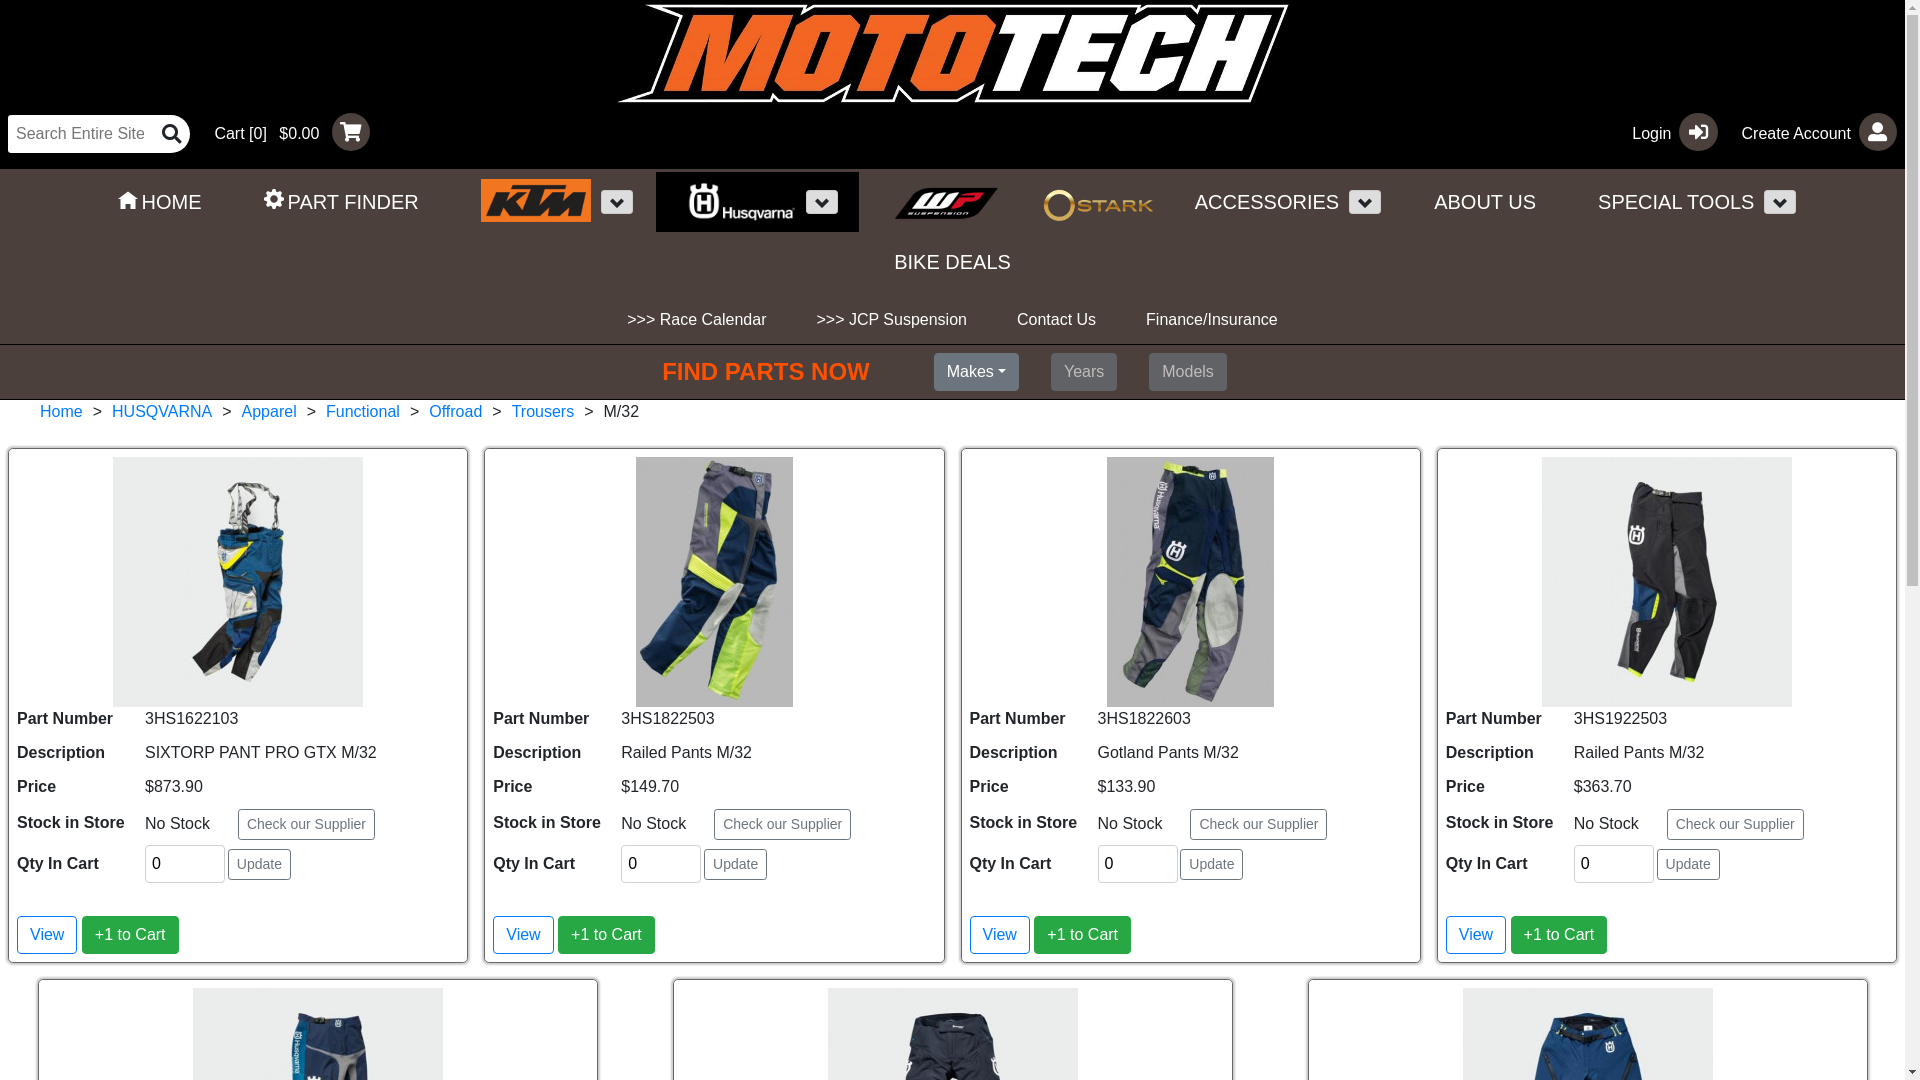  Describe the element at coordinates (890, 319) in the screenshot. I see `'>>> JCP Suspension'` at that location.